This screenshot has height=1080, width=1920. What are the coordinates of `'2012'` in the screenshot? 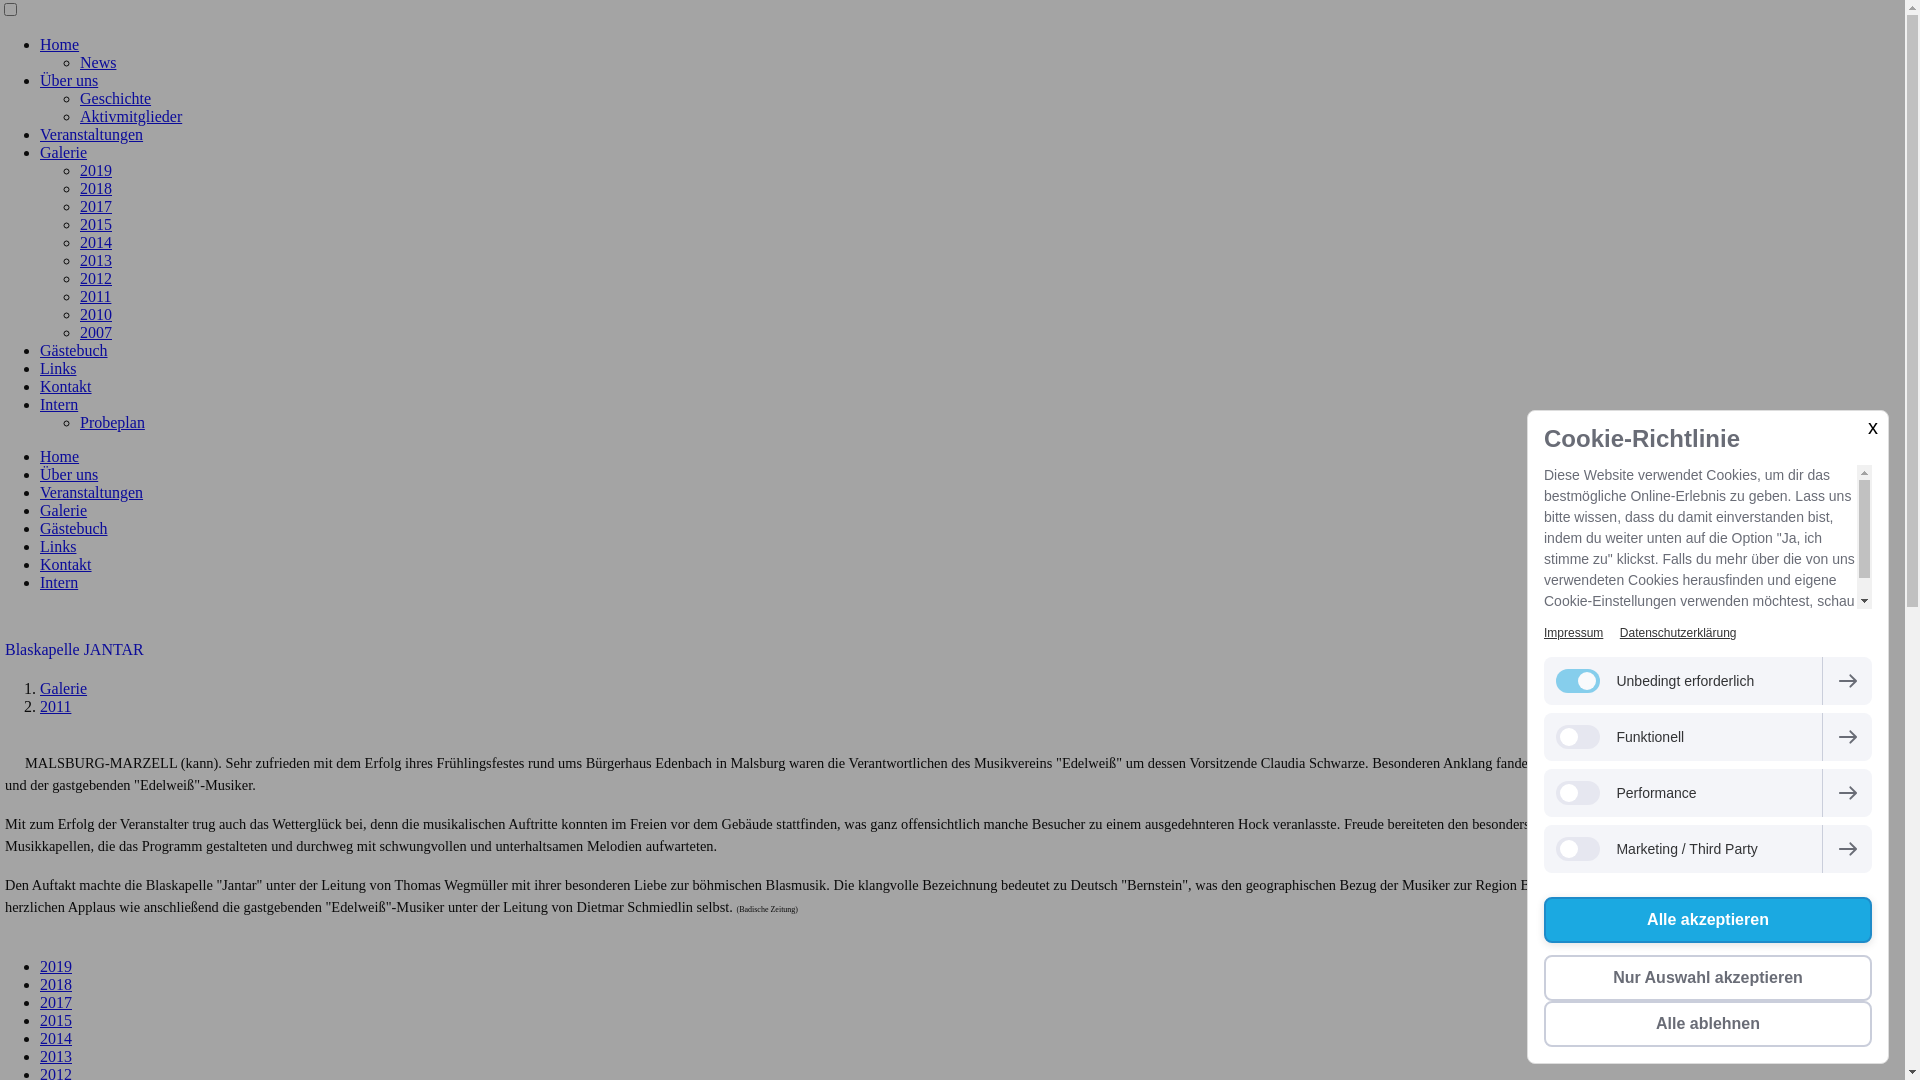 It's located at (95, 278).